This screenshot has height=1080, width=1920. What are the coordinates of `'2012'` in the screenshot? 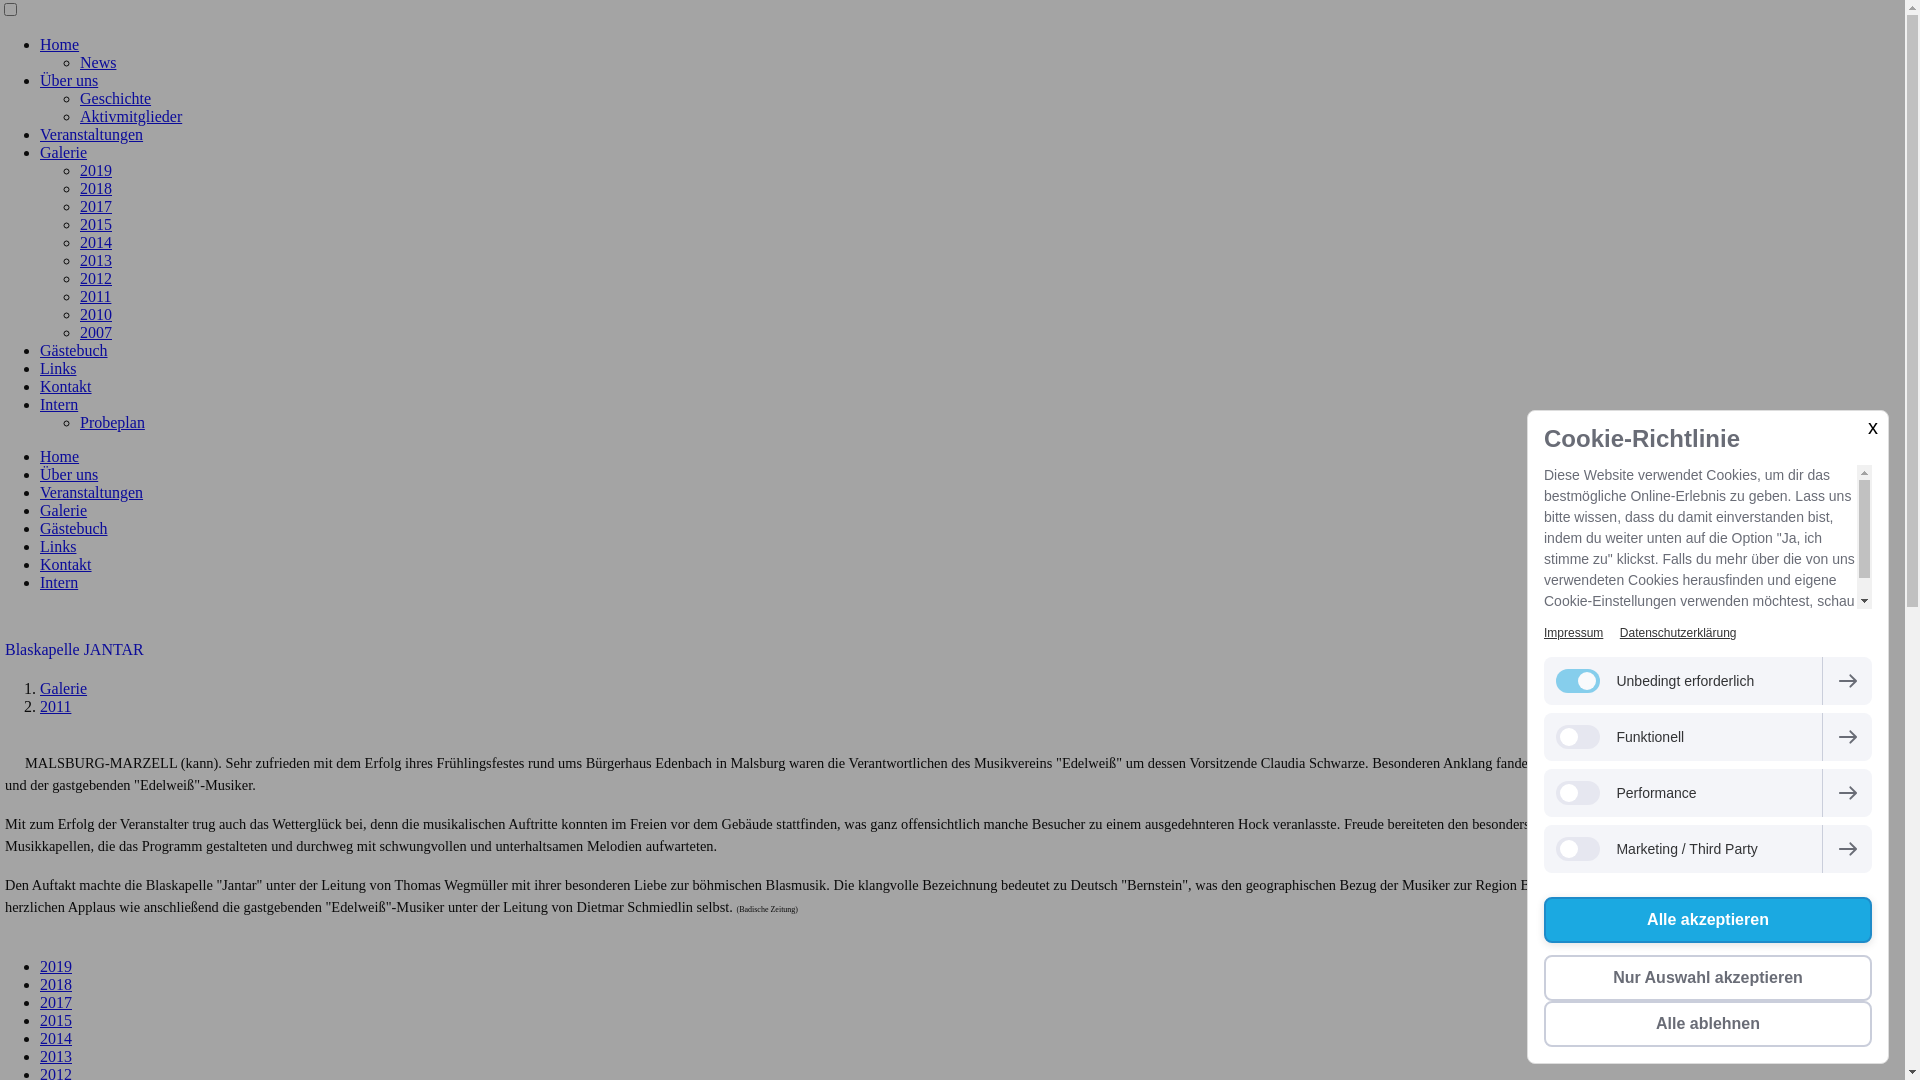 It's located at (95, 278).